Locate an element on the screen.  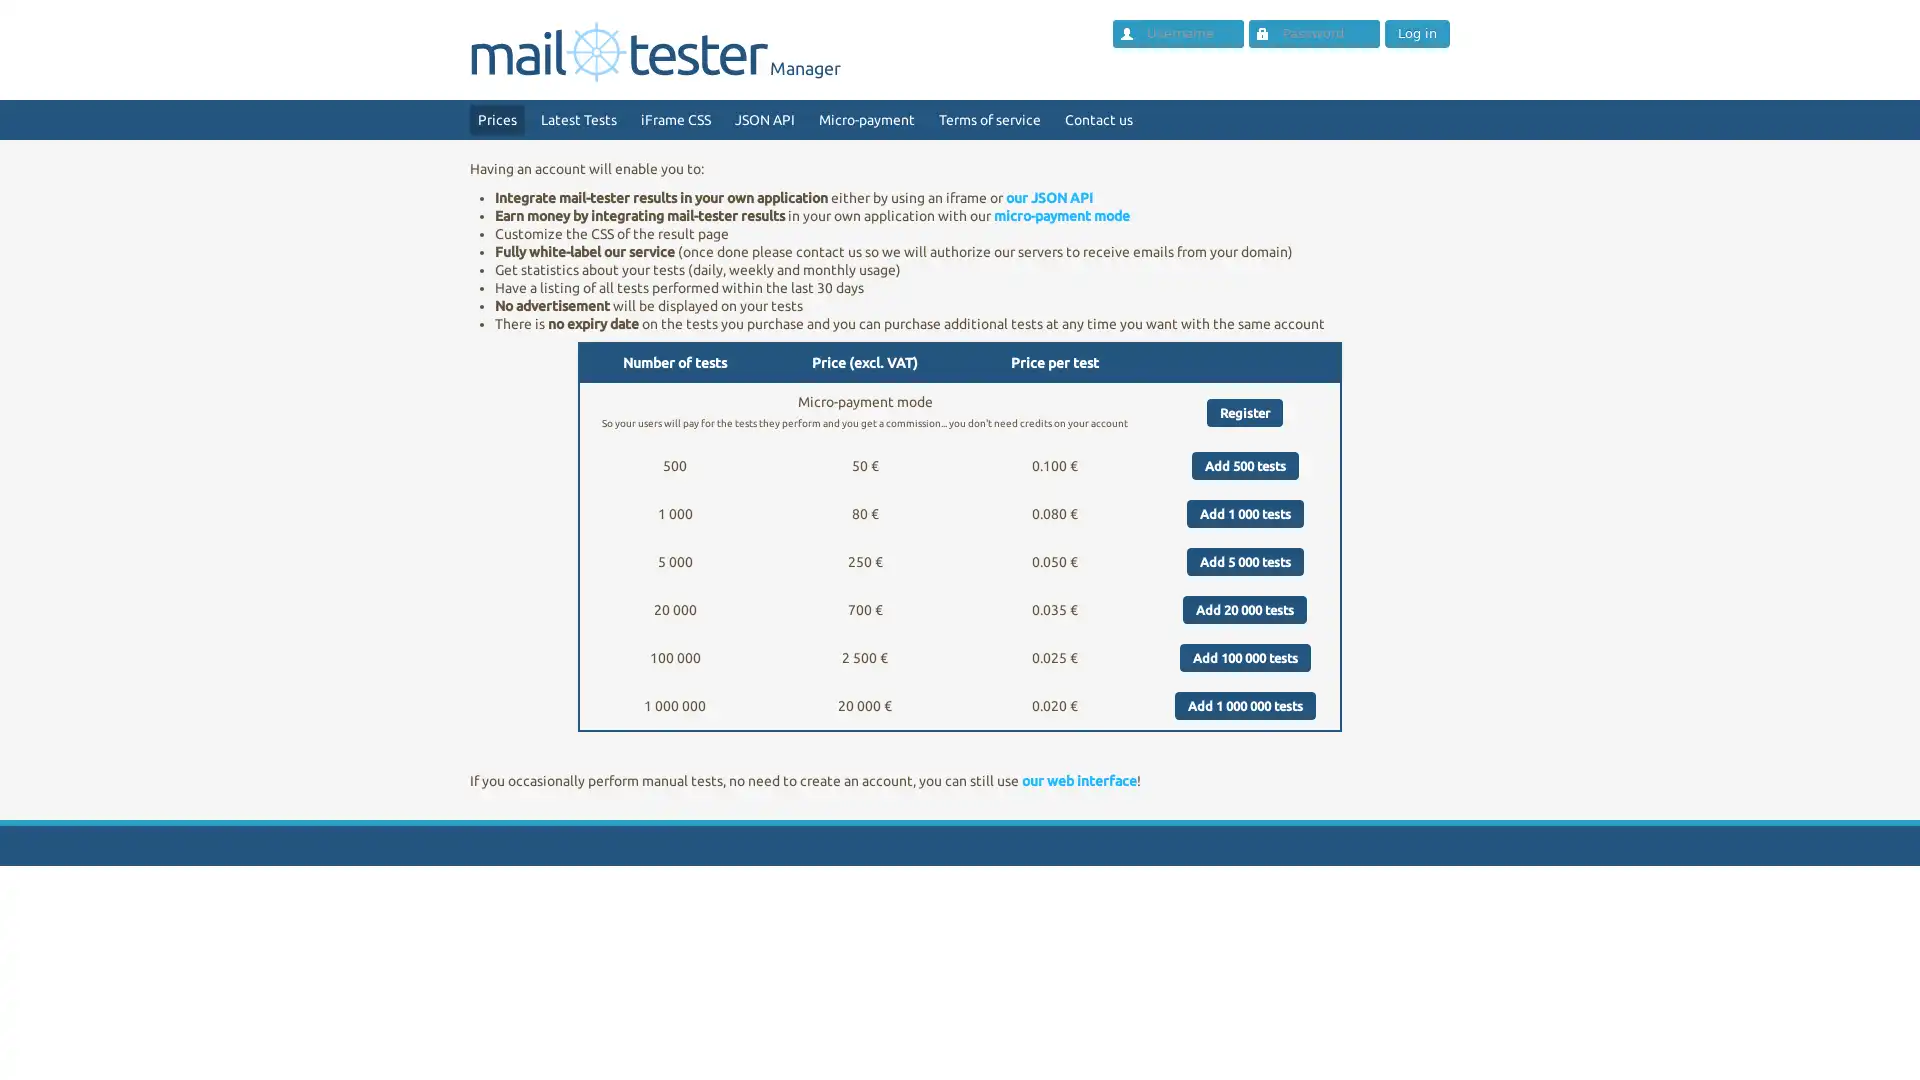
Log in is located at coordinates (1415, 34).